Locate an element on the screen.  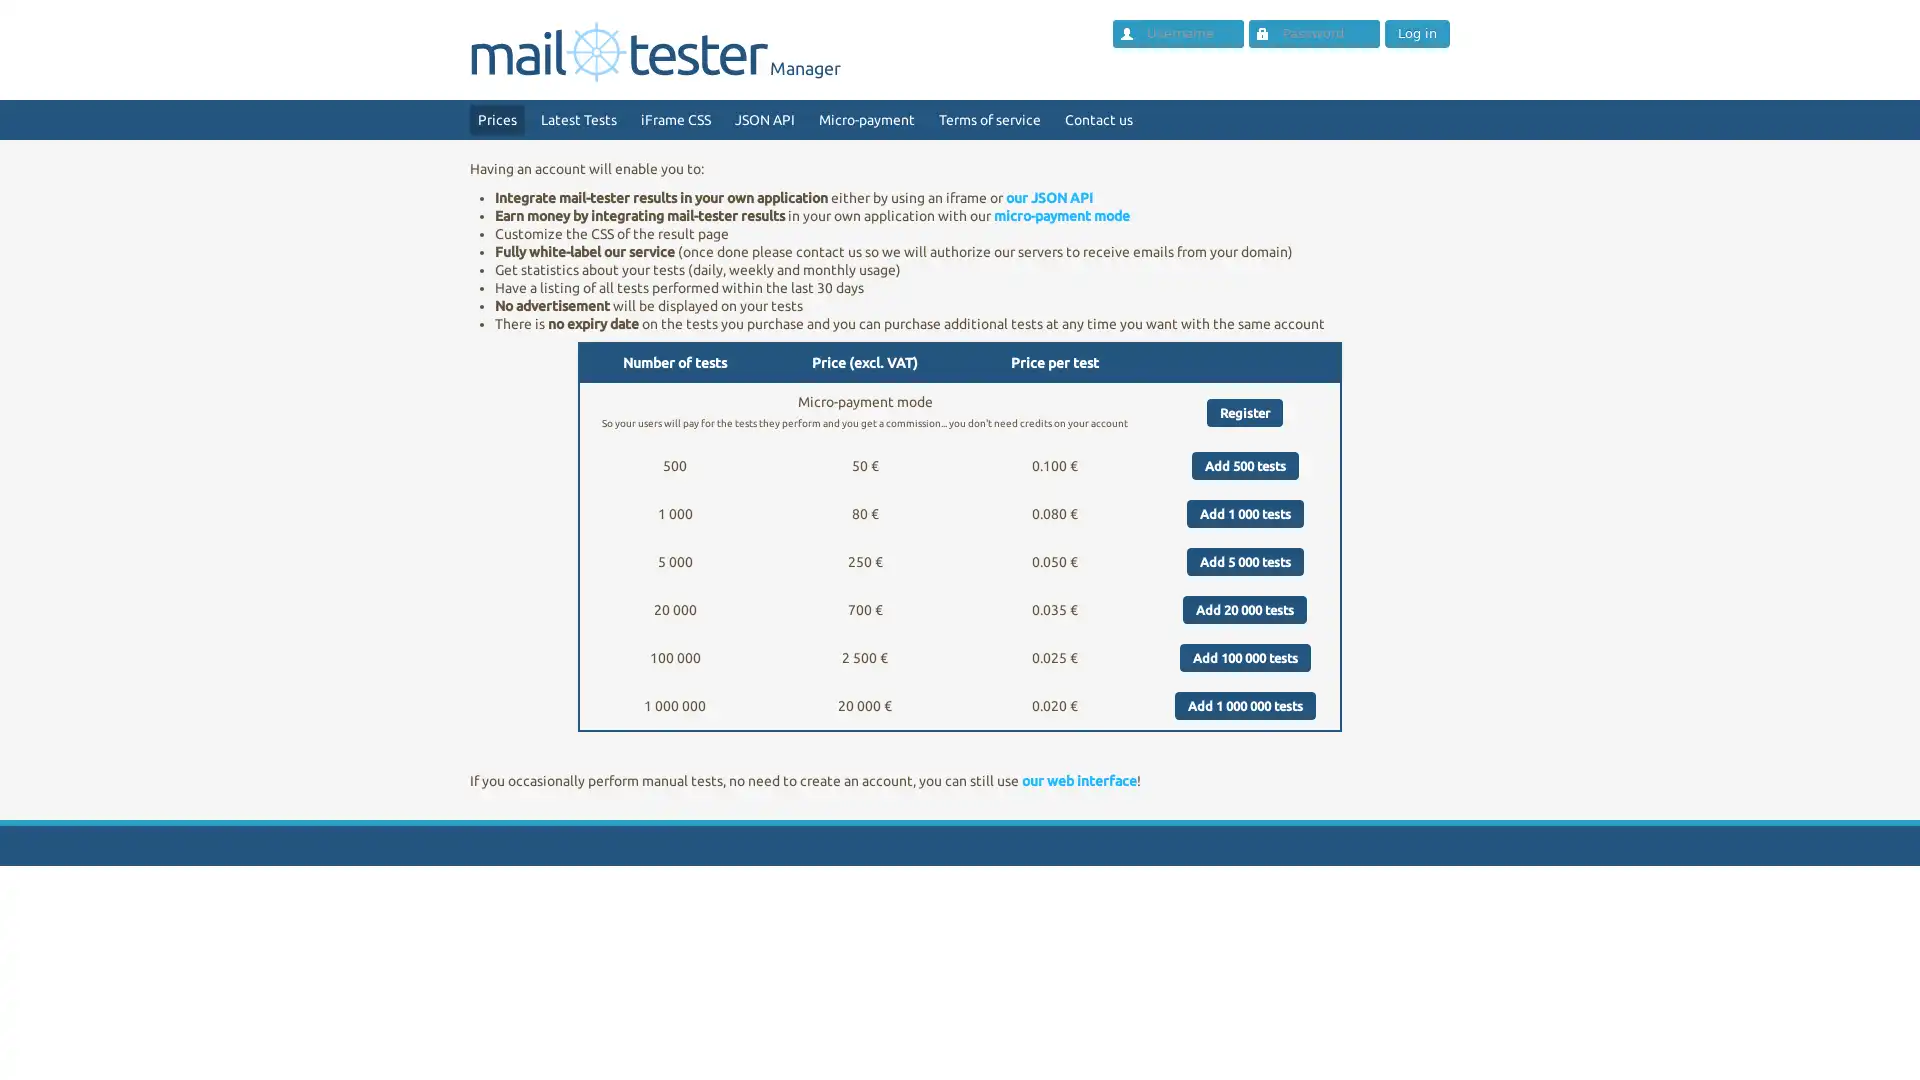
Log in is located at coordinates (1415, 34).